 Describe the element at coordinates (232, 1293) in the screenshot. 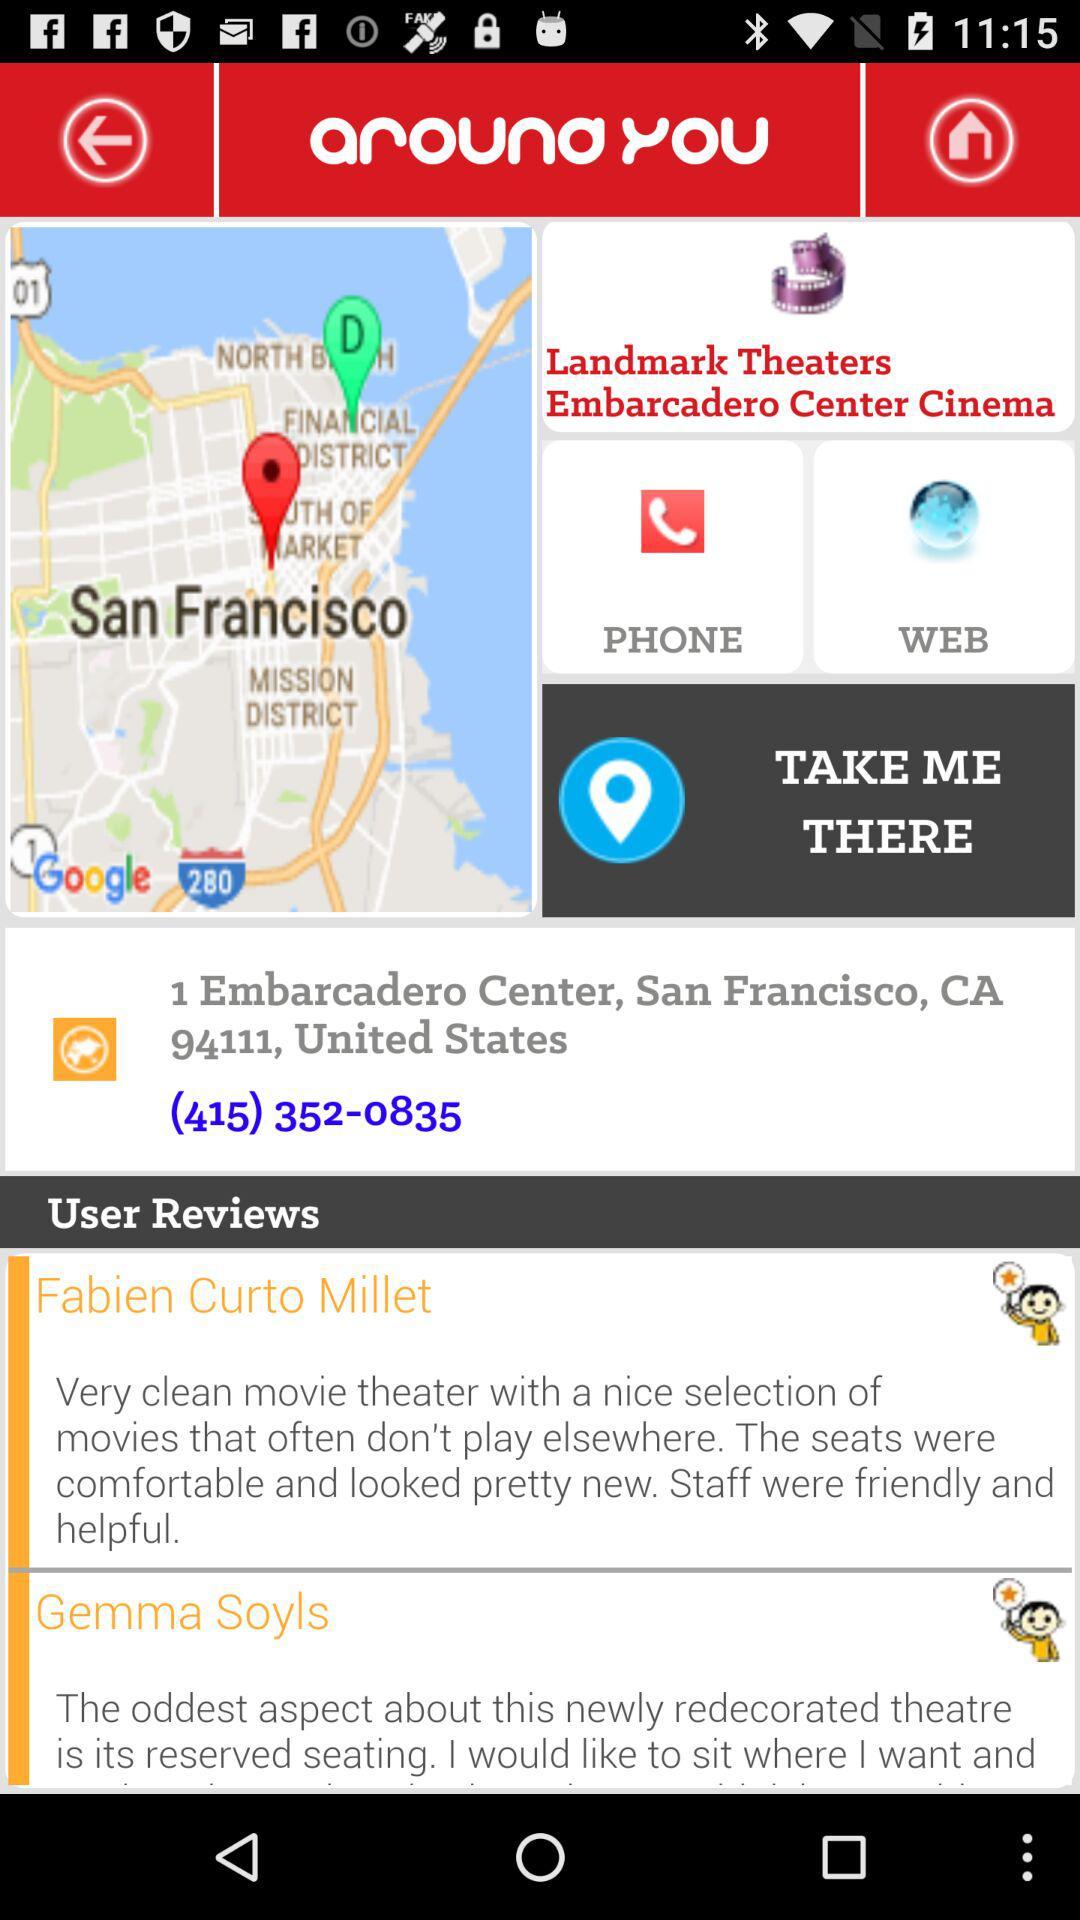

I see `app above very clean movie icon` at that location.